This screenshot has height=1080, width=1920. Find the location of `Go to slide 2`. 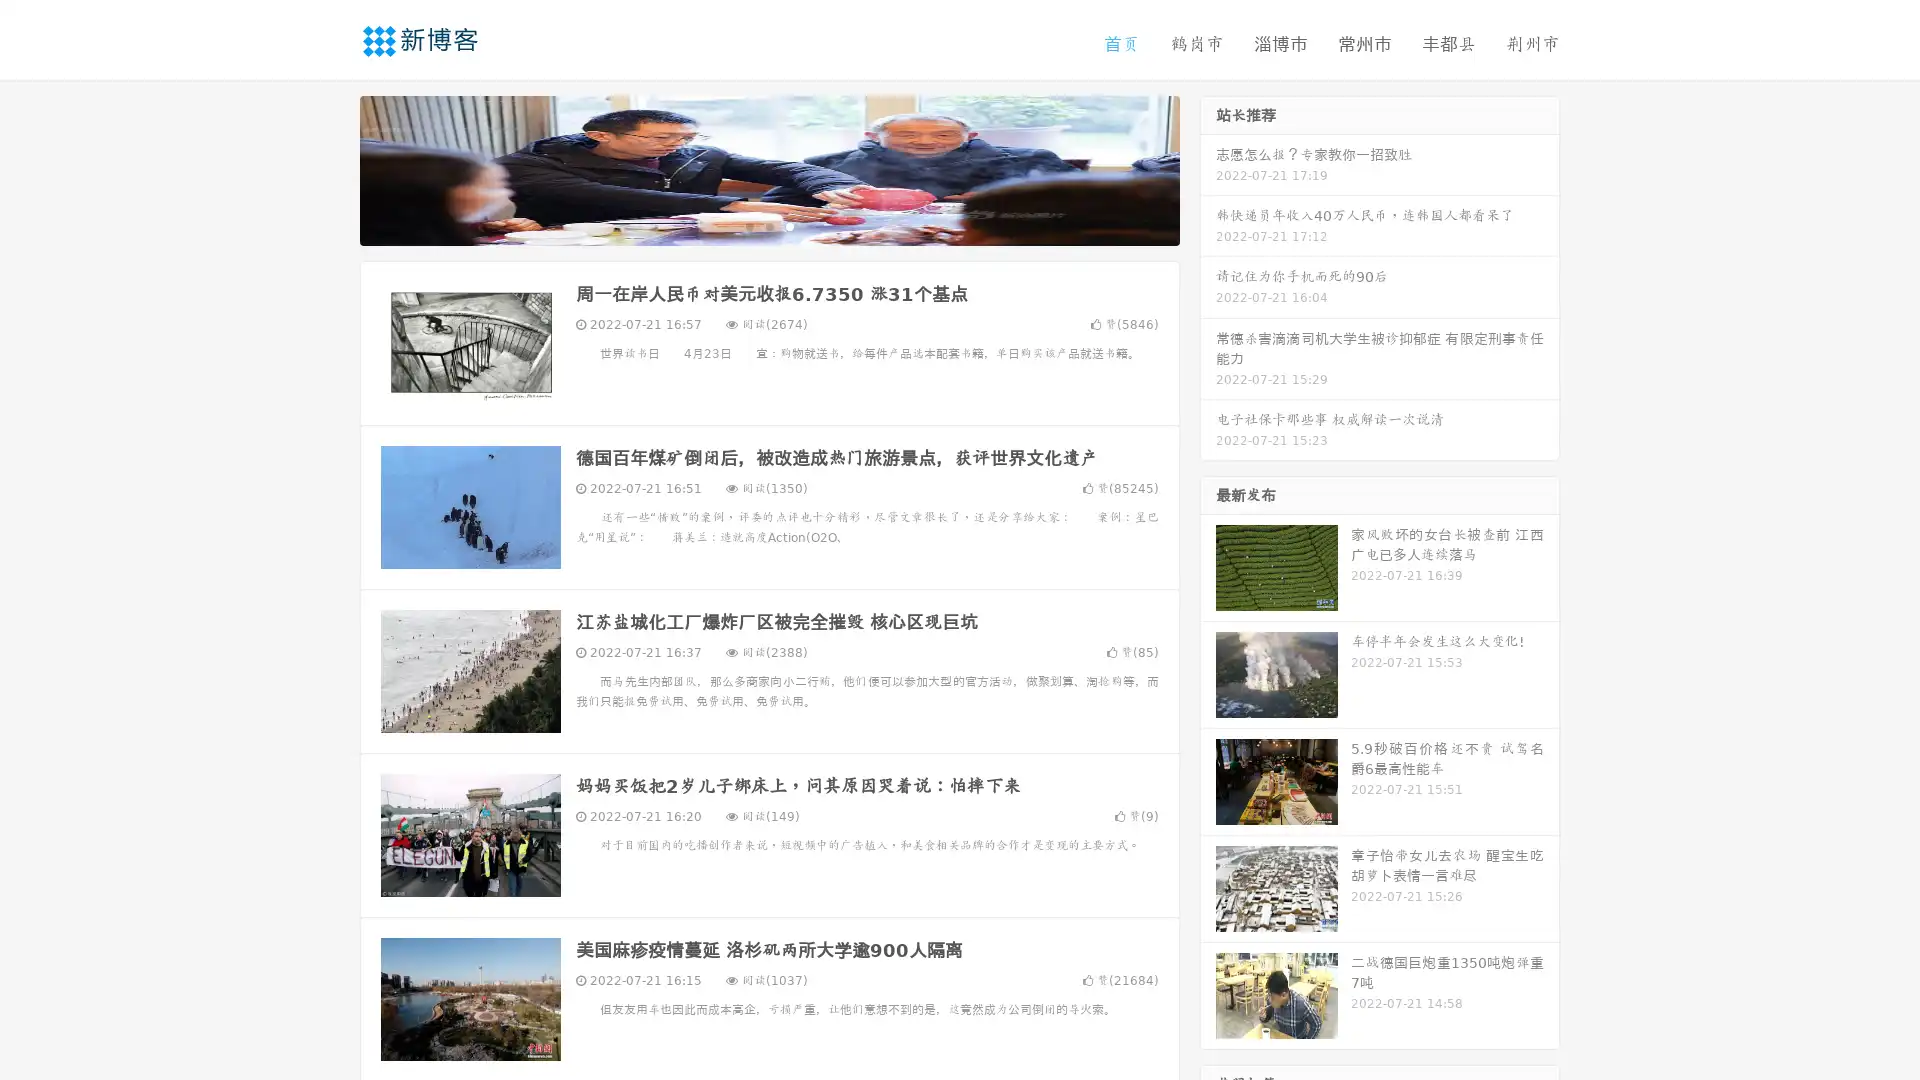

Go to slide 2 is located at coordinates (768, 225).